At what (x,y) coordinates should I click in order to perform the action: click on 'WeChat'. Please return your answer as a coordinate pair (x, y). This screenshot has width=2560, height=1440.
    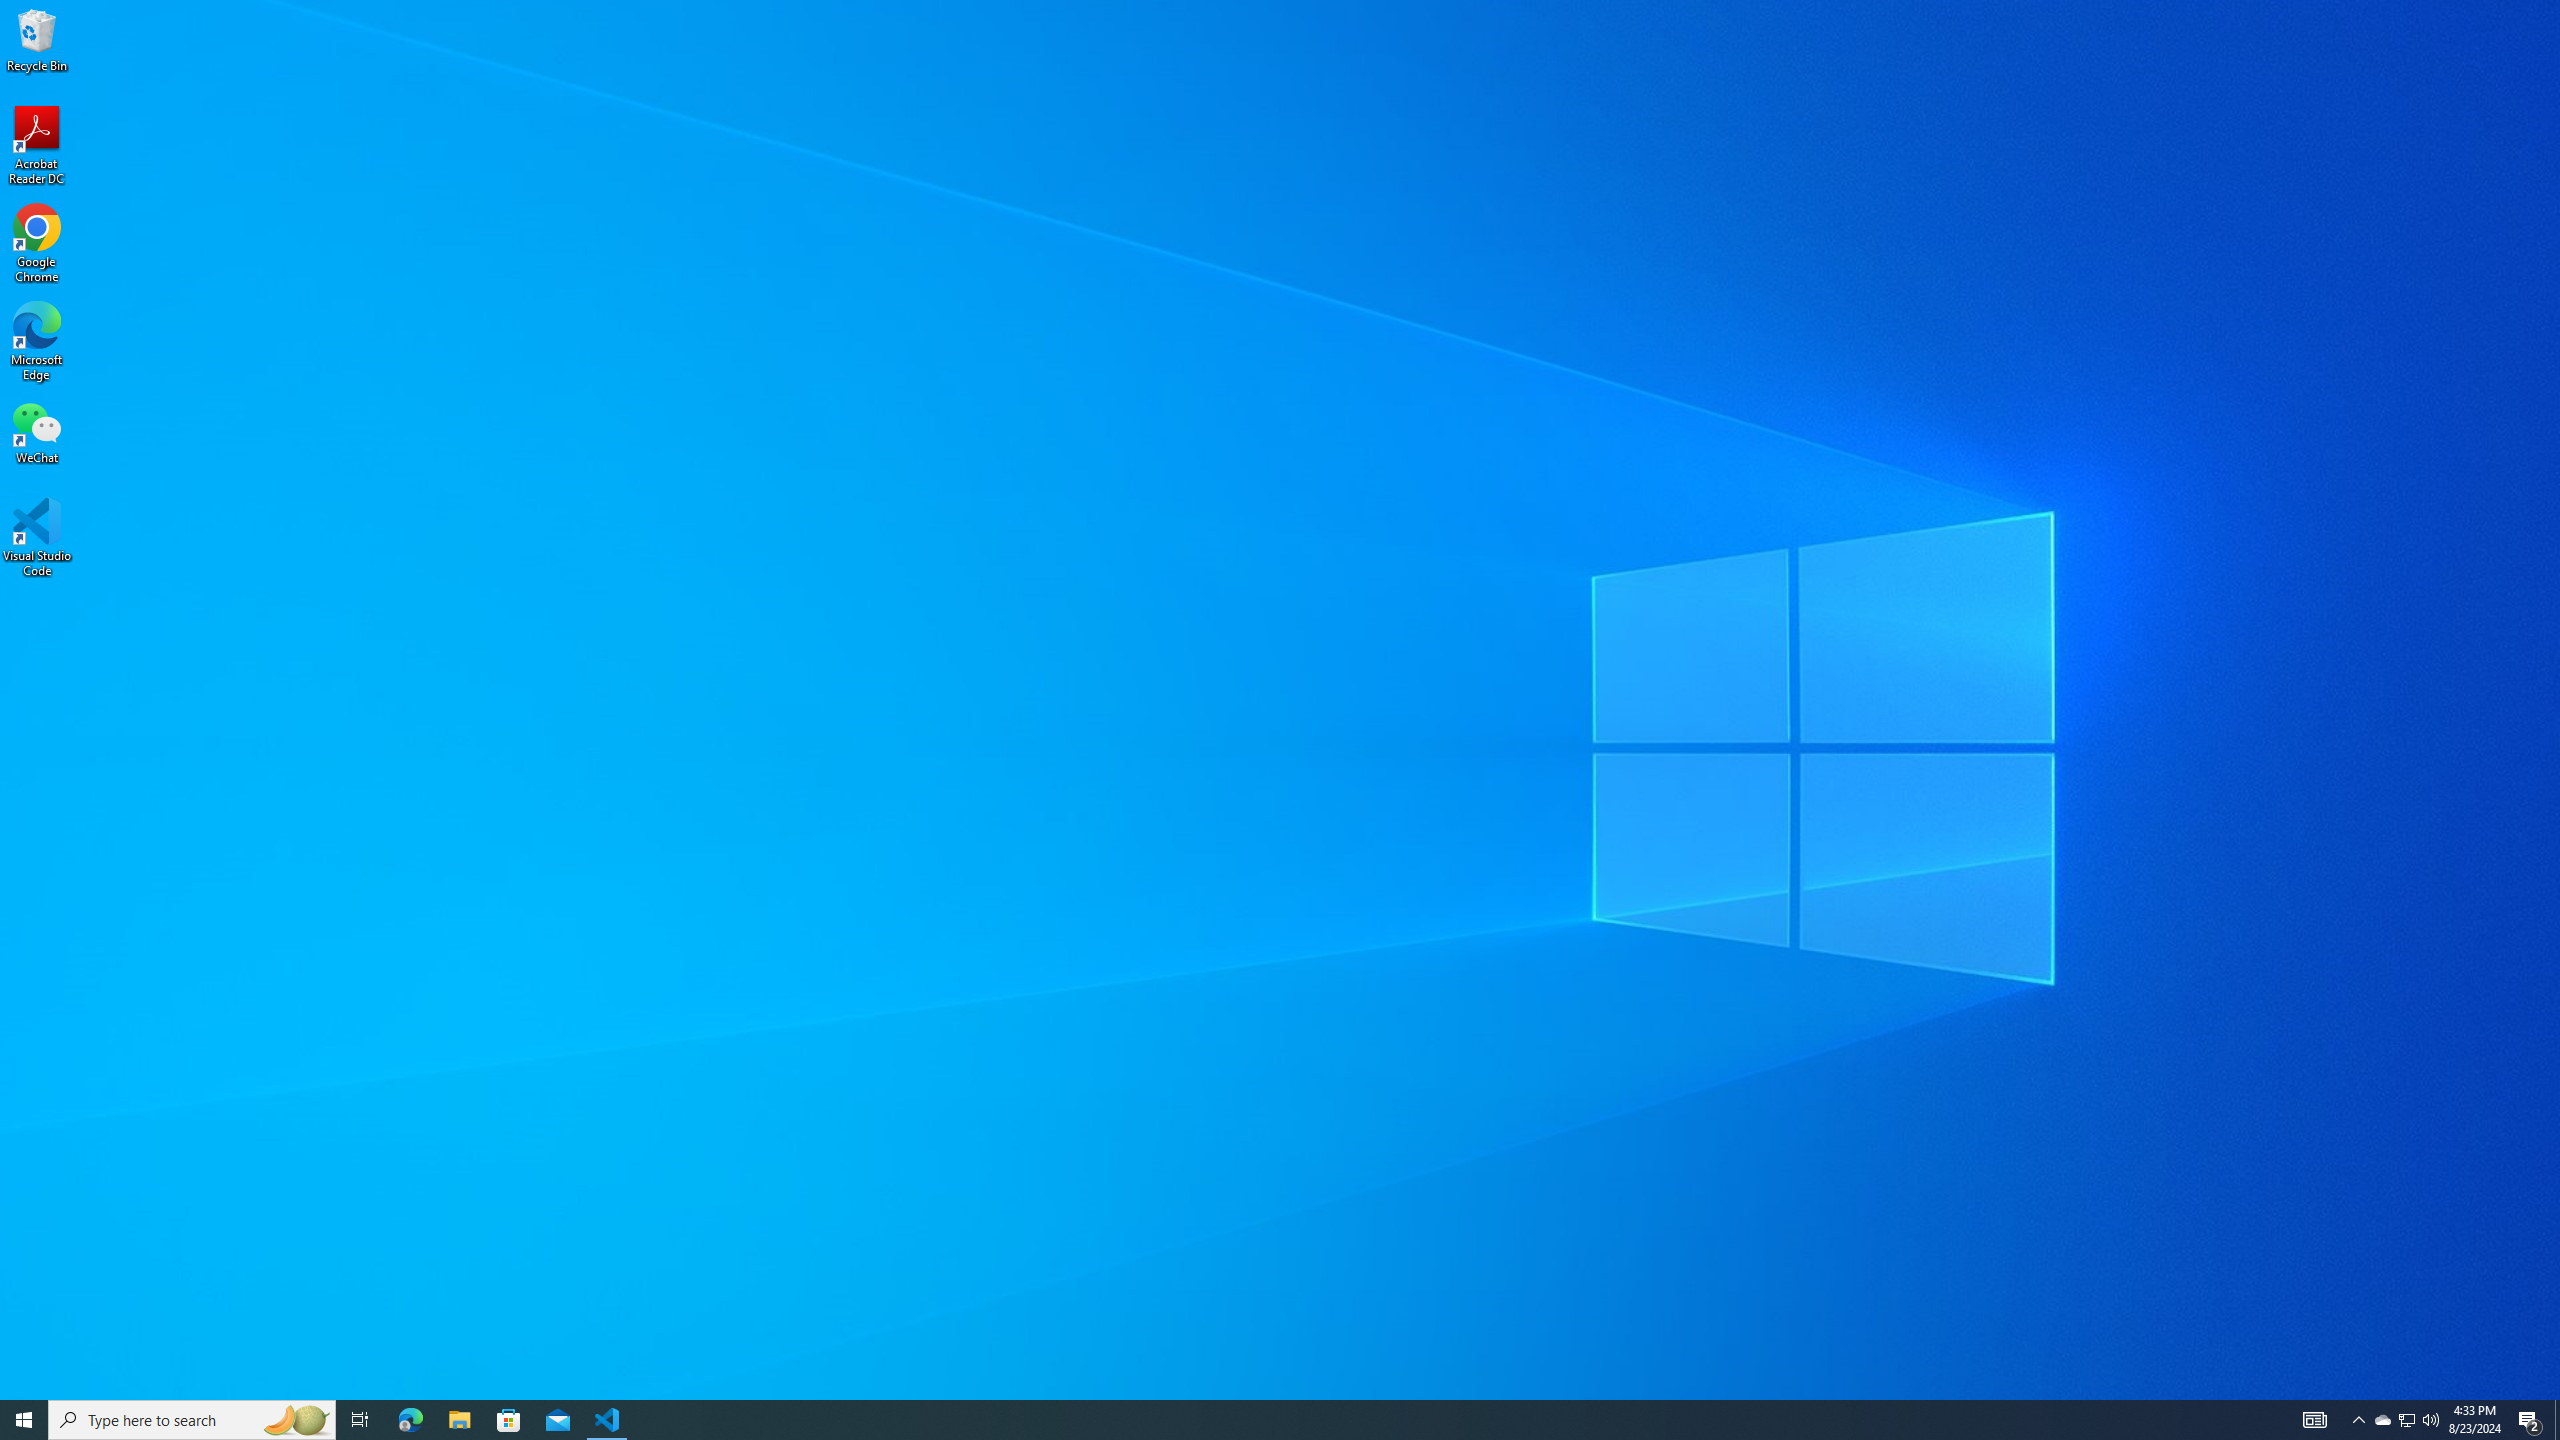
    Looking at the image, I should click on (36, 432).